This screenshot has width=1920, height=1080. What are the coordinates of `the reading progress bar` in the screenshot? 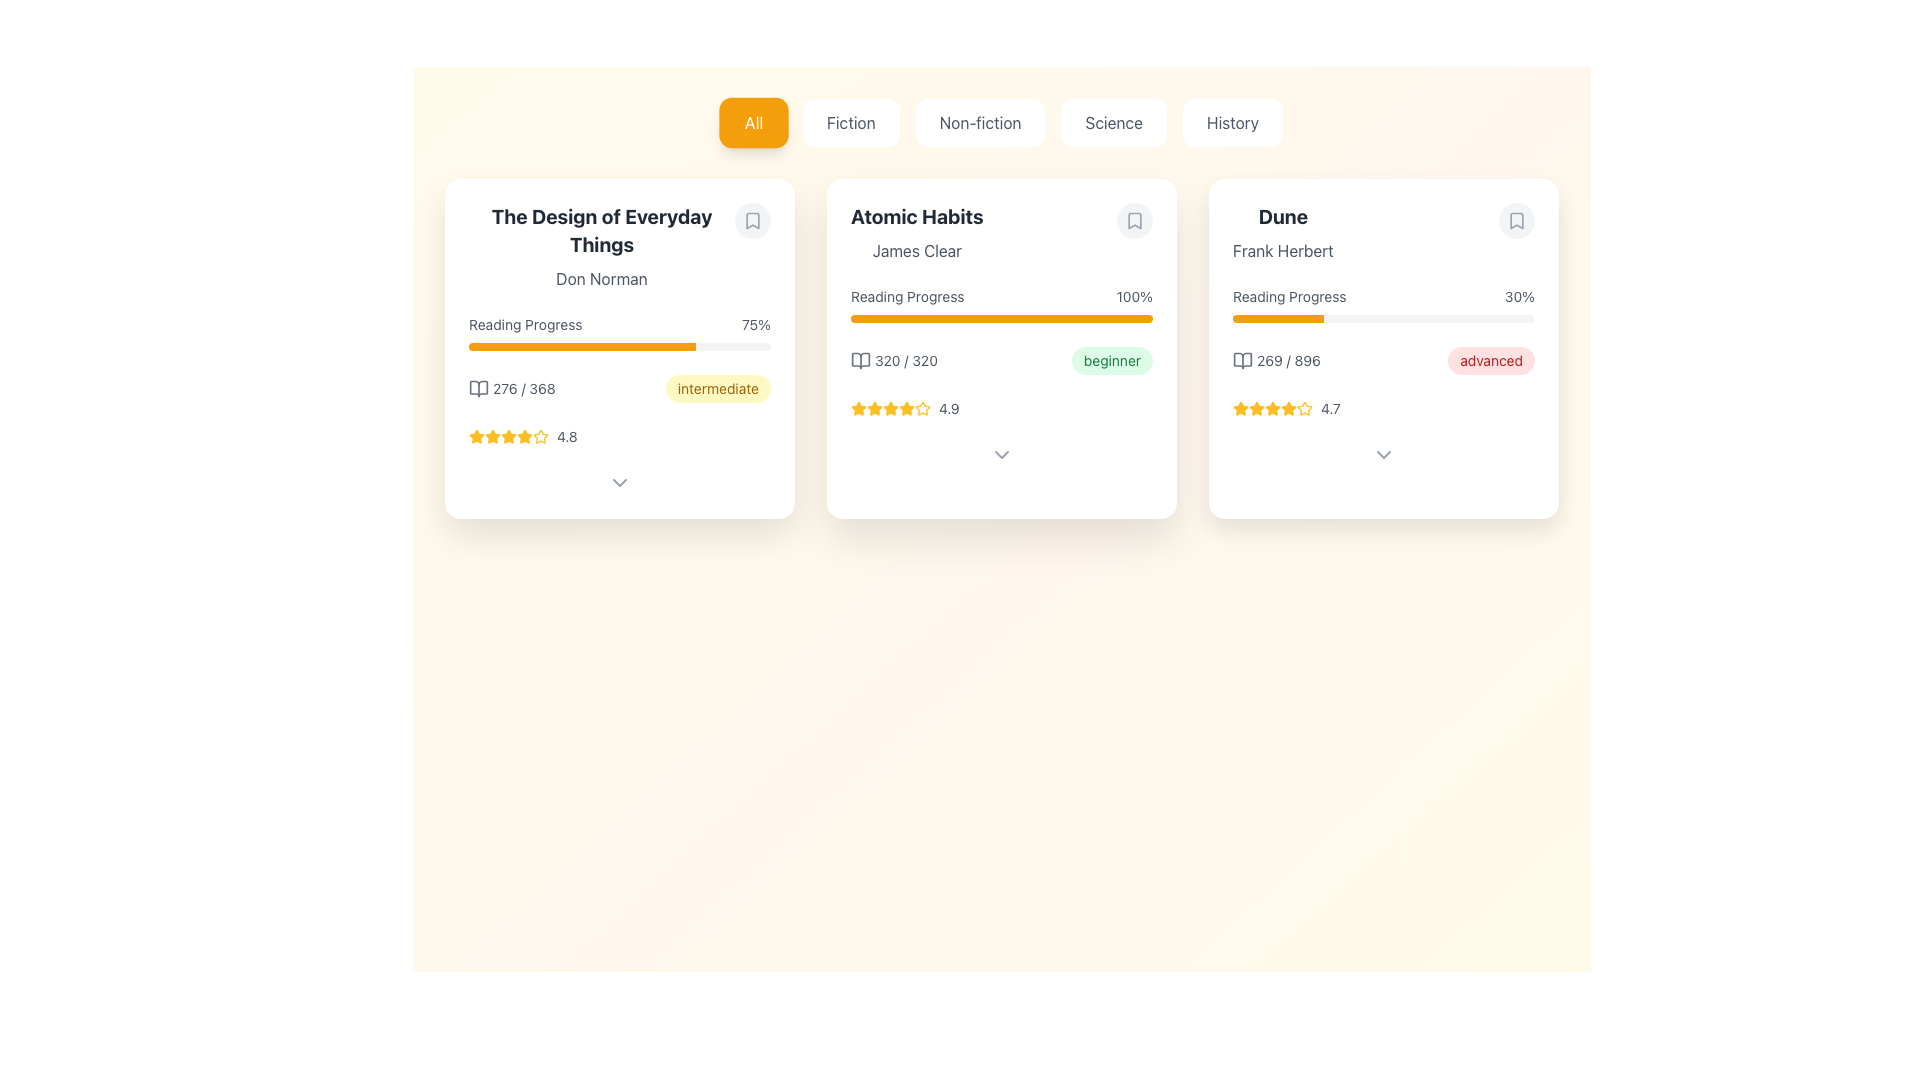 It's located at (543, 346).